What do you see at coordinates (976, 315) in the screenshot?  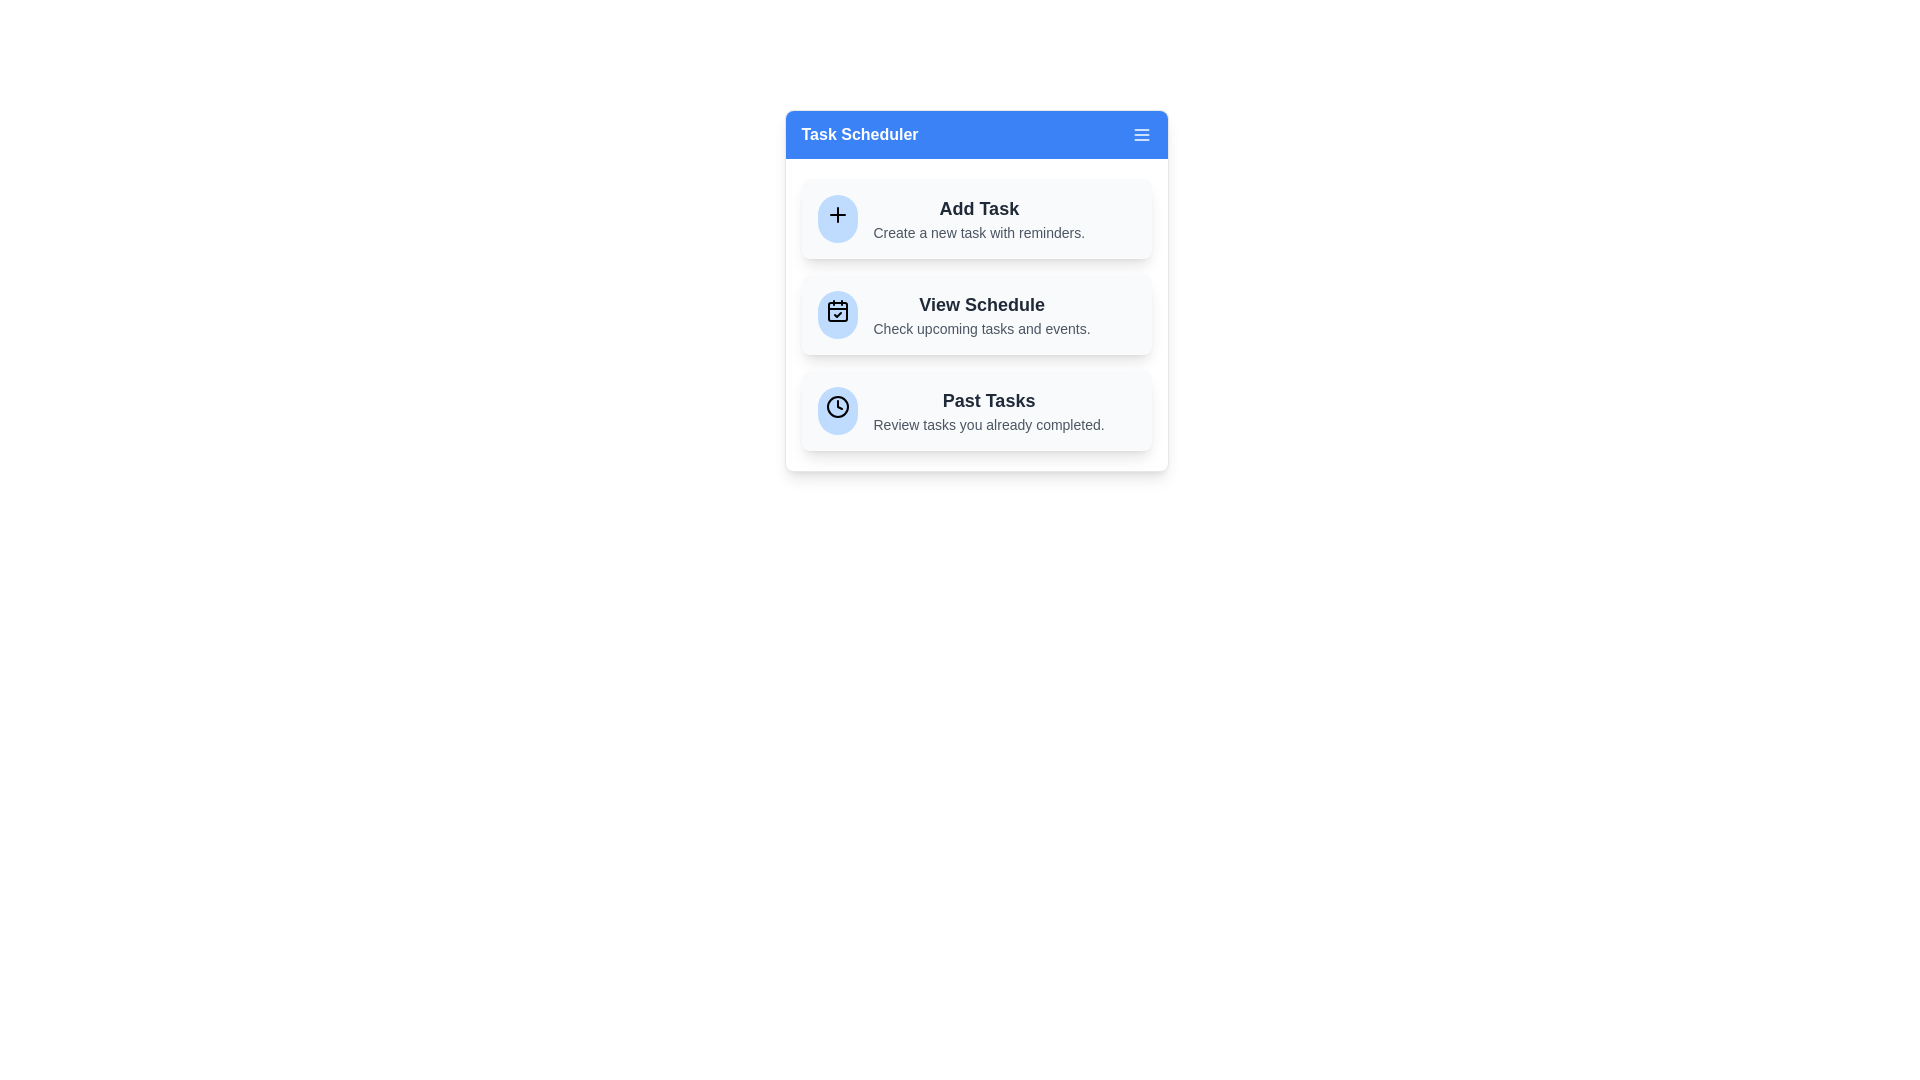 I see `the View Schedule to highlight it` at bounding box center [976, 315].